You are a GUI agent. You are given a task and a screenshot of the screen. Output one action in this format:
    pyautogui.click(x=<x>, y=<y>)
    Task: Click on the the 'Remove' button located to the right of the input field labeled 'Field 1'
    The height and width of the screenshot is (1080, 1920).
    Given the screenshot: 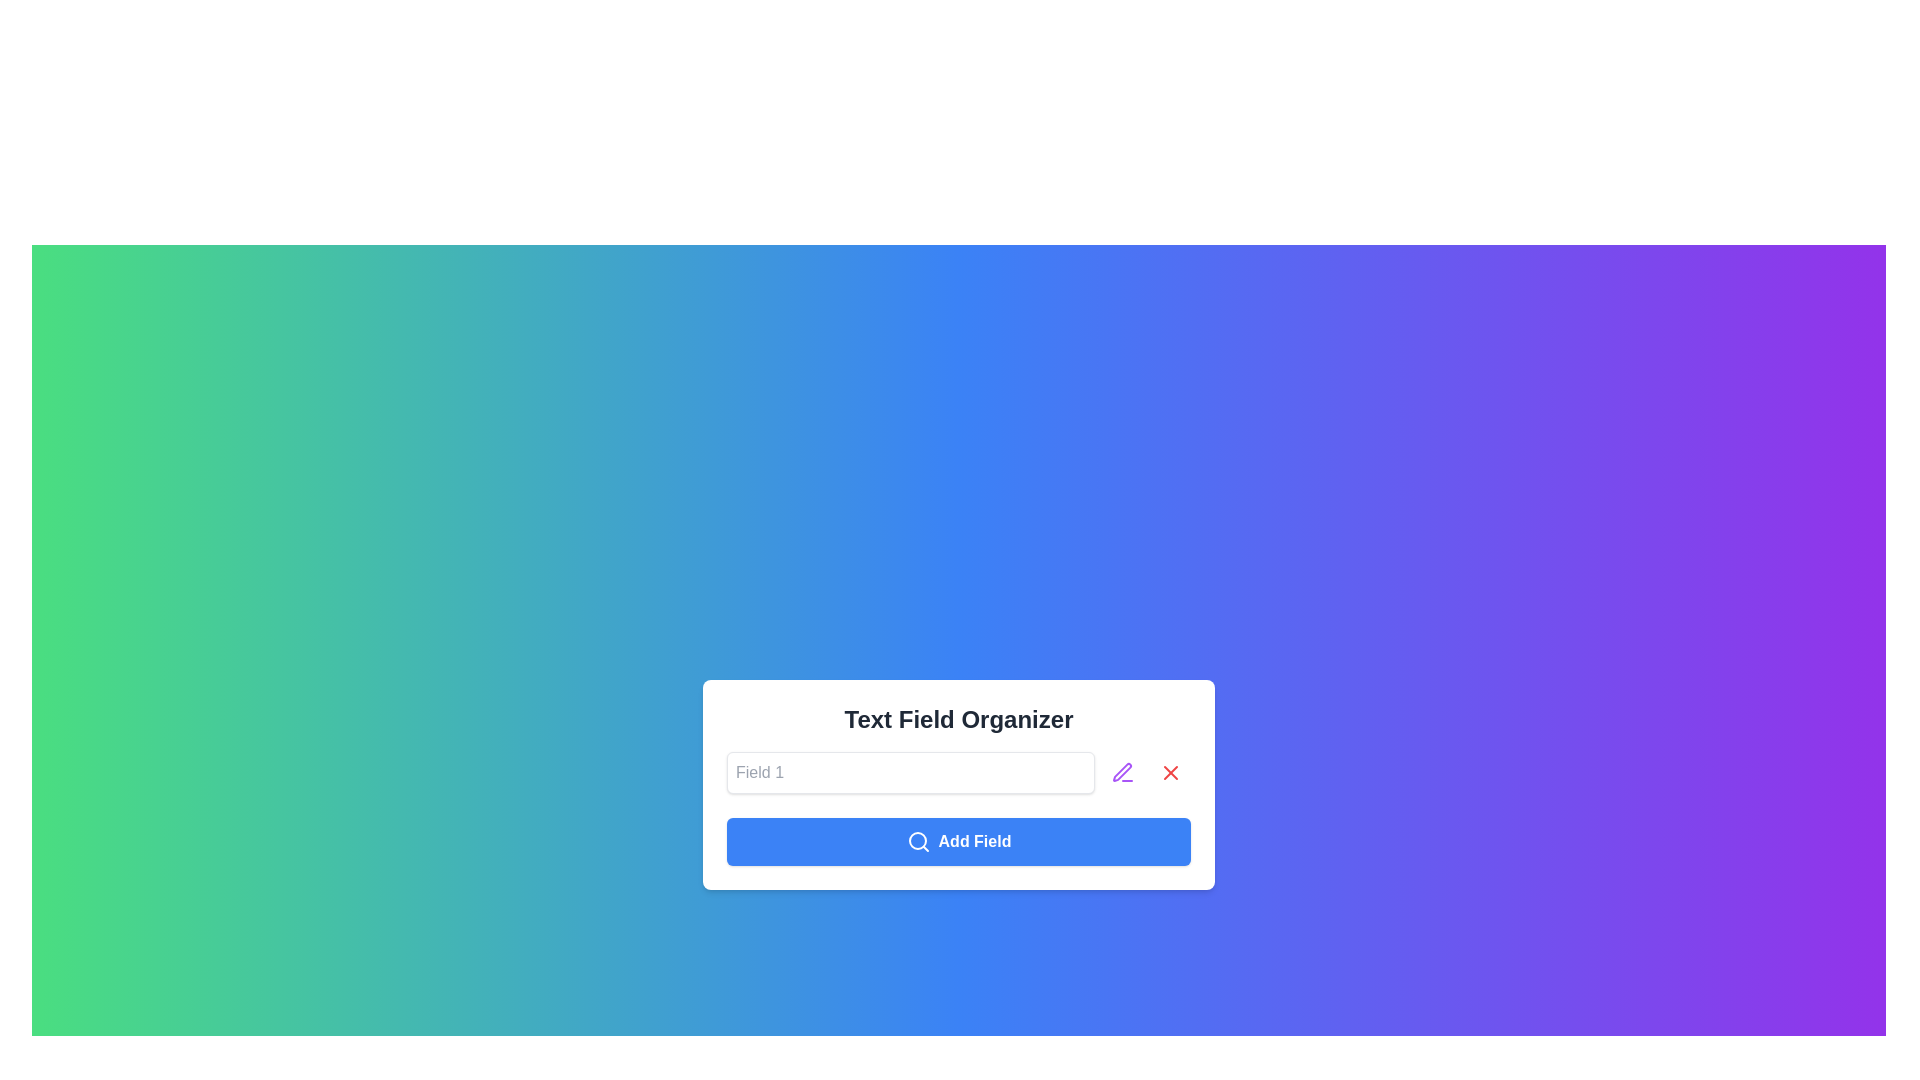 What is the action you would take?
    pyautogui.click(x=1171, y=771)
    